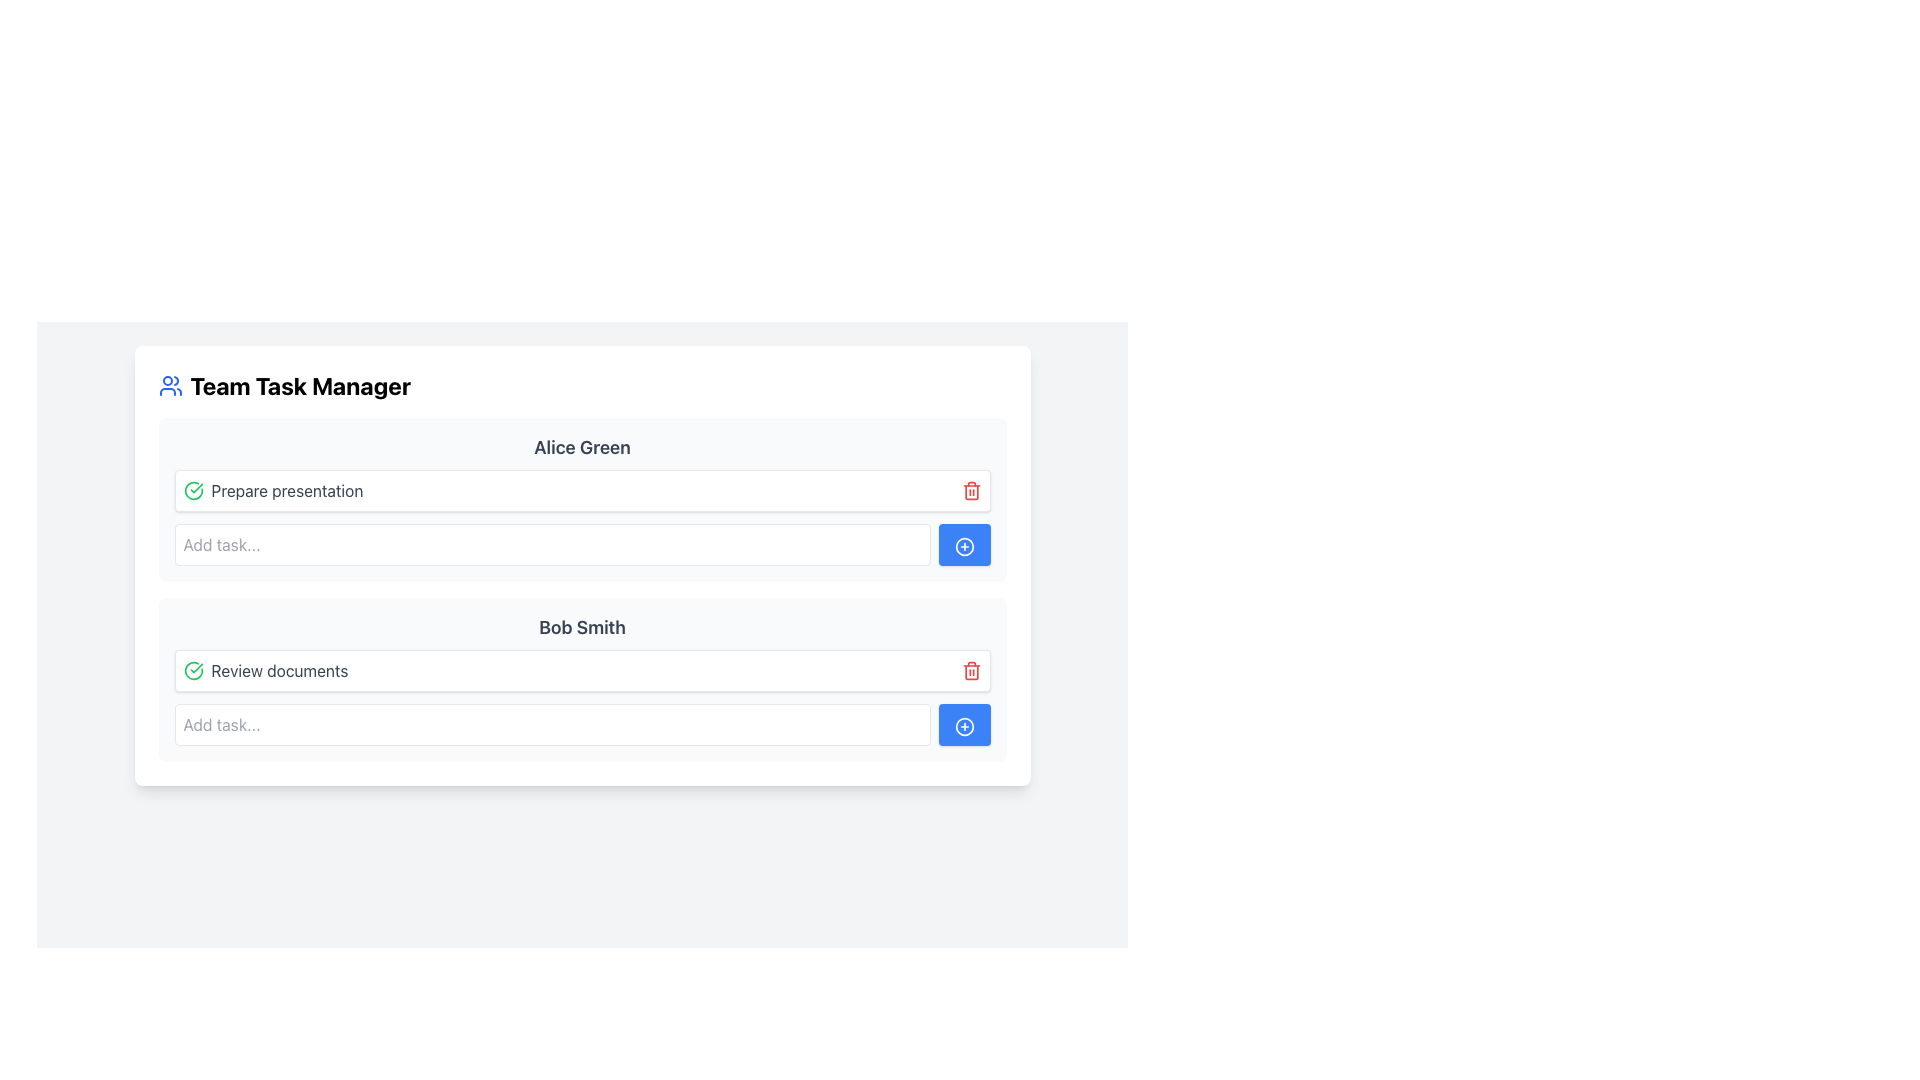  Describe the element at coordinates (581, 490) in the screenshot. I see `the first task item under the 'Alice Green' section` at that location.